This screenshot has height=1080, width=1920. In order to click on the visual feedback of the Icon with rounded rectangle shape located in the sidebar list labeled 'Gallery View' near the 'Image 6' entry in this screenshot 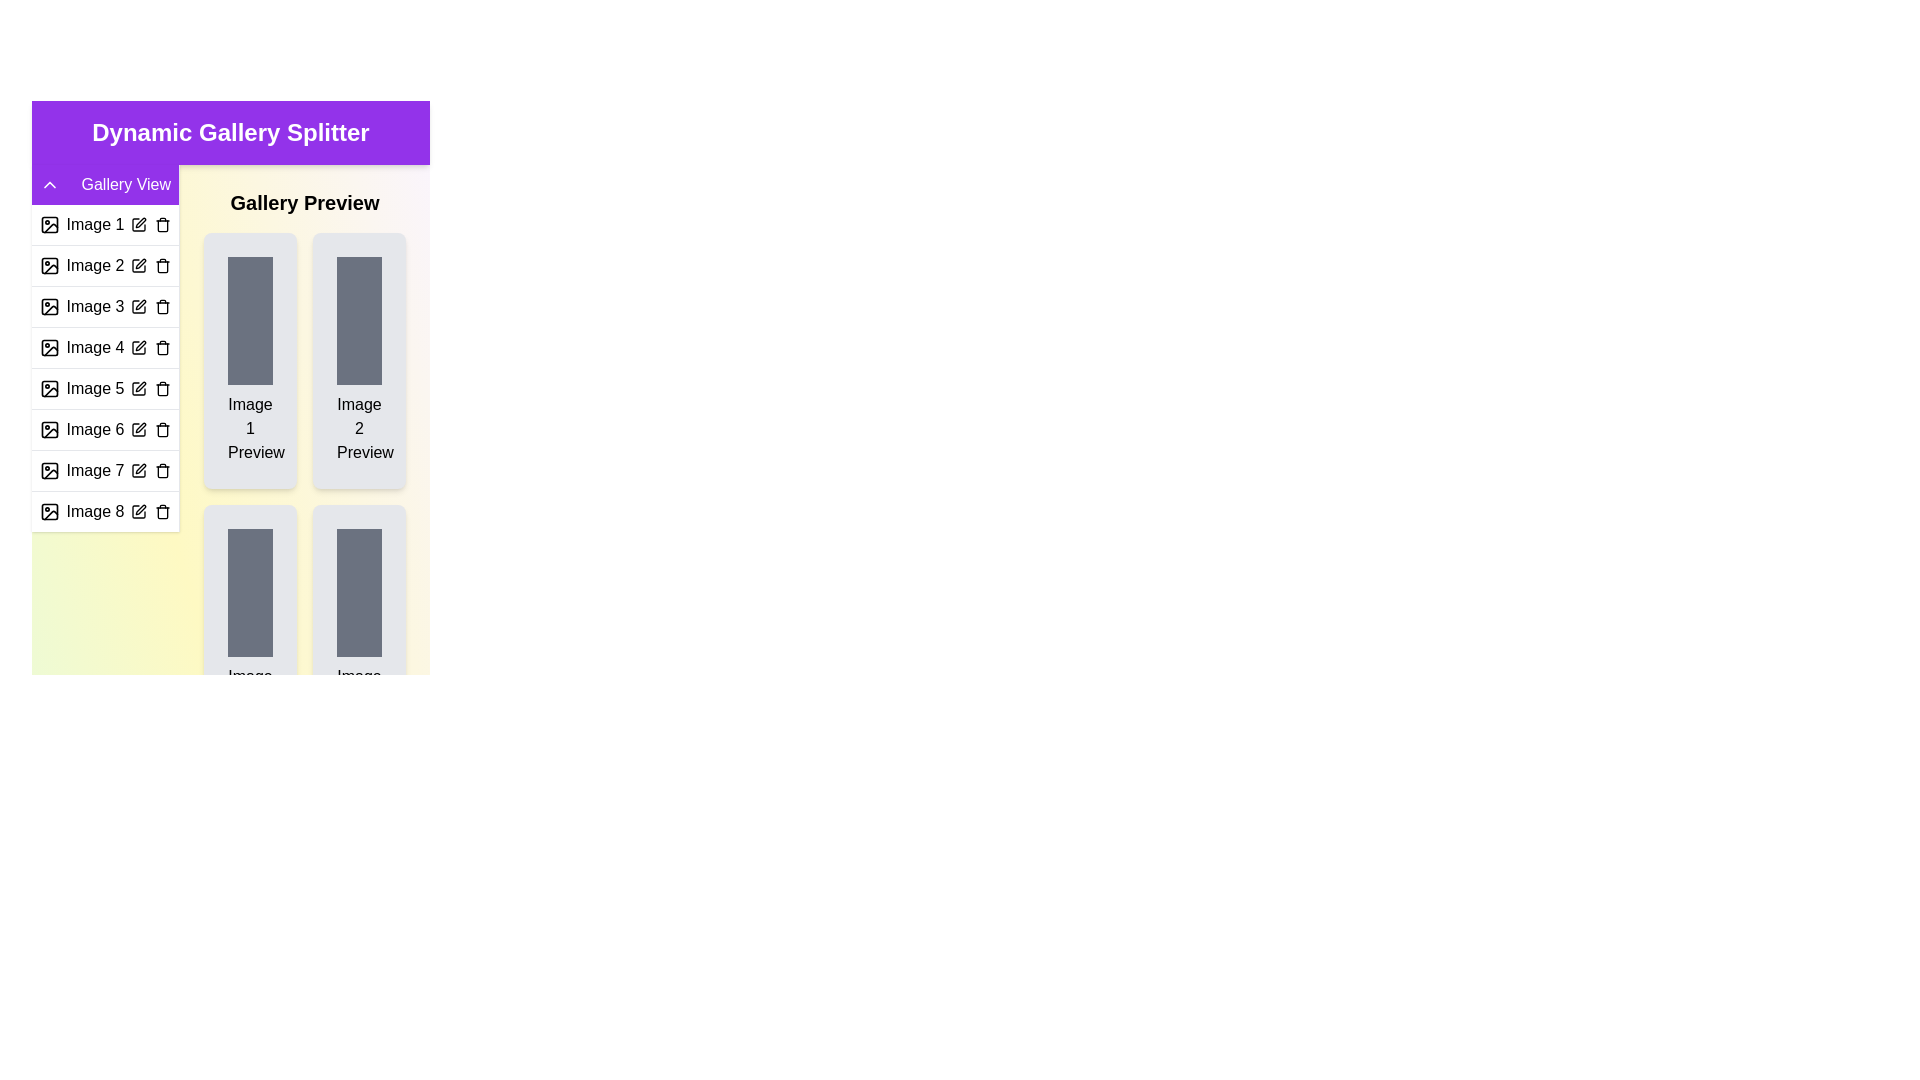, I will do `click(49, 428)`.